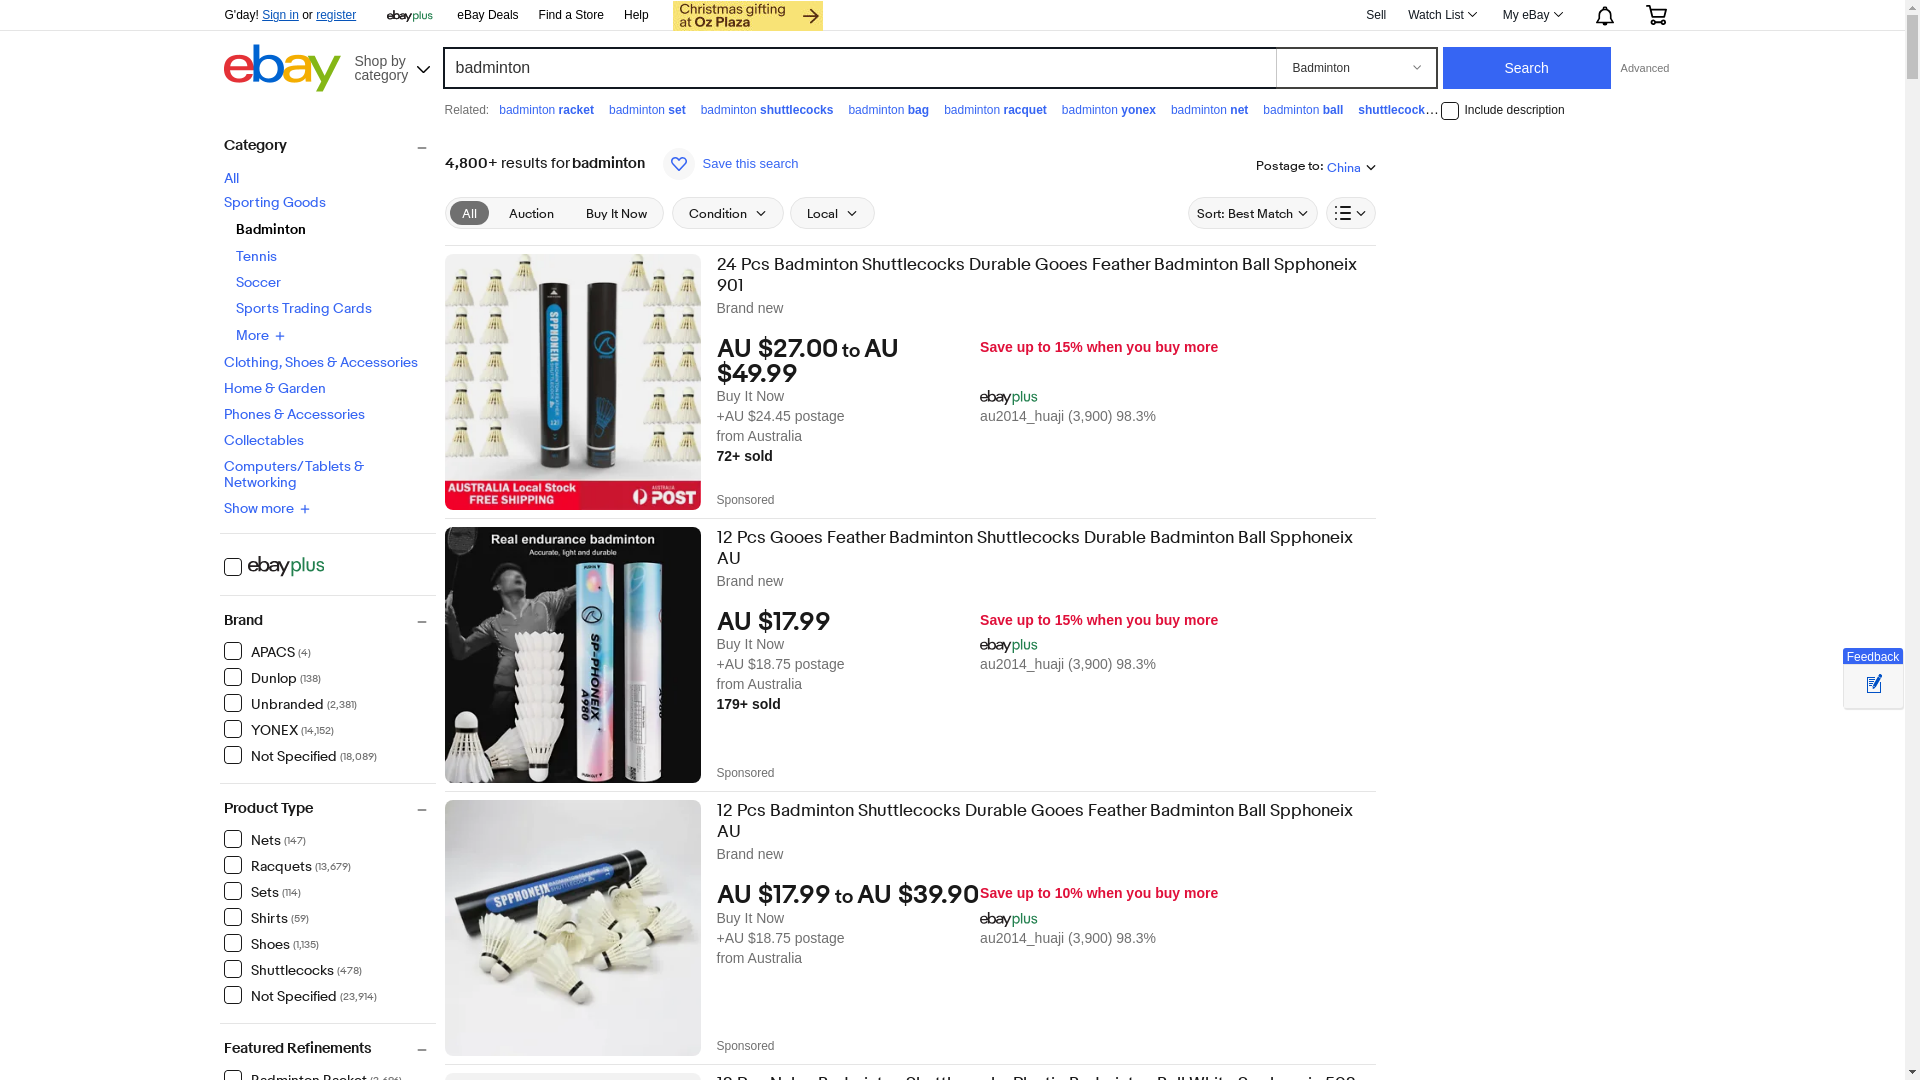  What do you see at coordinates (647, 110) in the screenshot?
I see `'badminton set'` at bounding box center [647, 110].